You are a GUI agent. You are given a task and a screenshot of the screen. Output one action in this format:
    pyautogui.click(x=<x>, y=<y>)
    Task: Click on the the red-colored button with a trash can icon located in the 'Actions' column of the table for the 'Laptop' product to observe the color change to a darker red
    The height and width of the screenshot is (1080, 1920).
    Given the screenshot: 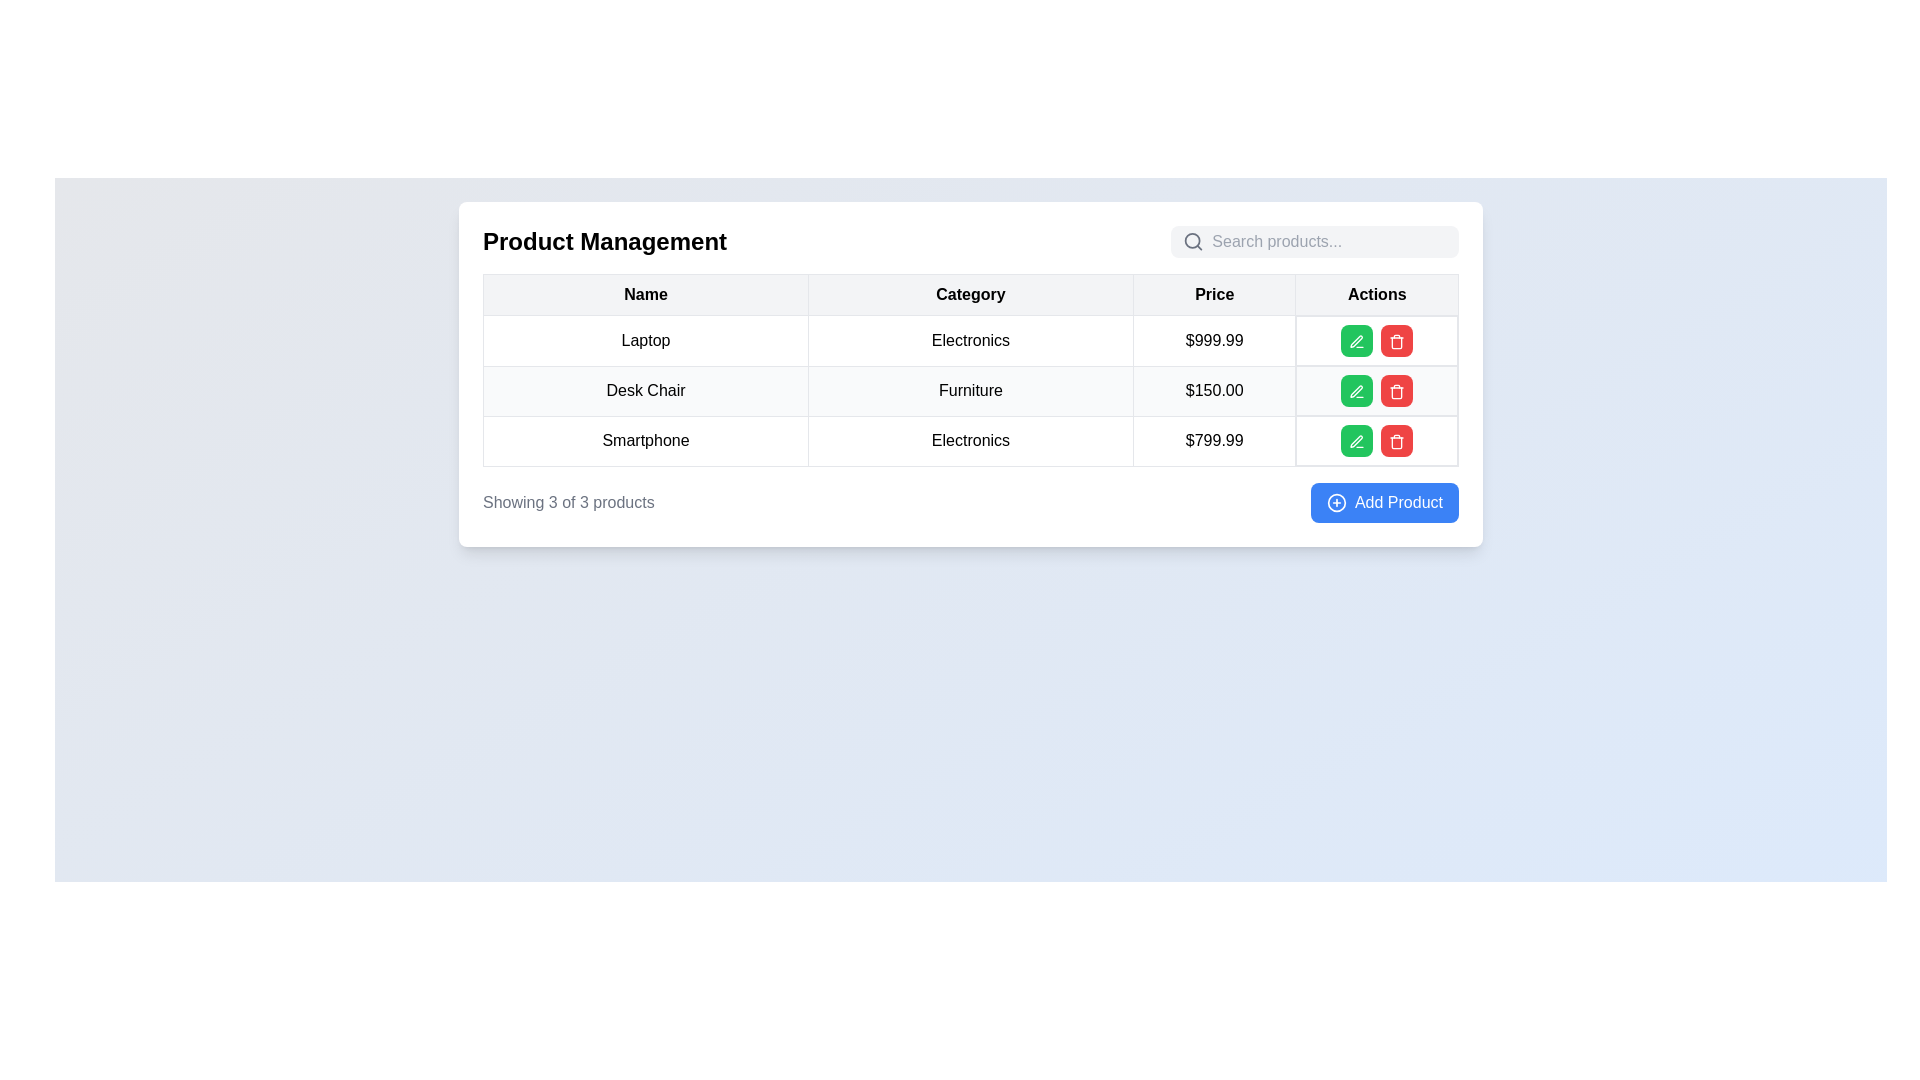 What is the action you would take?
    pyautogui.click(x=1396, y=339)
    